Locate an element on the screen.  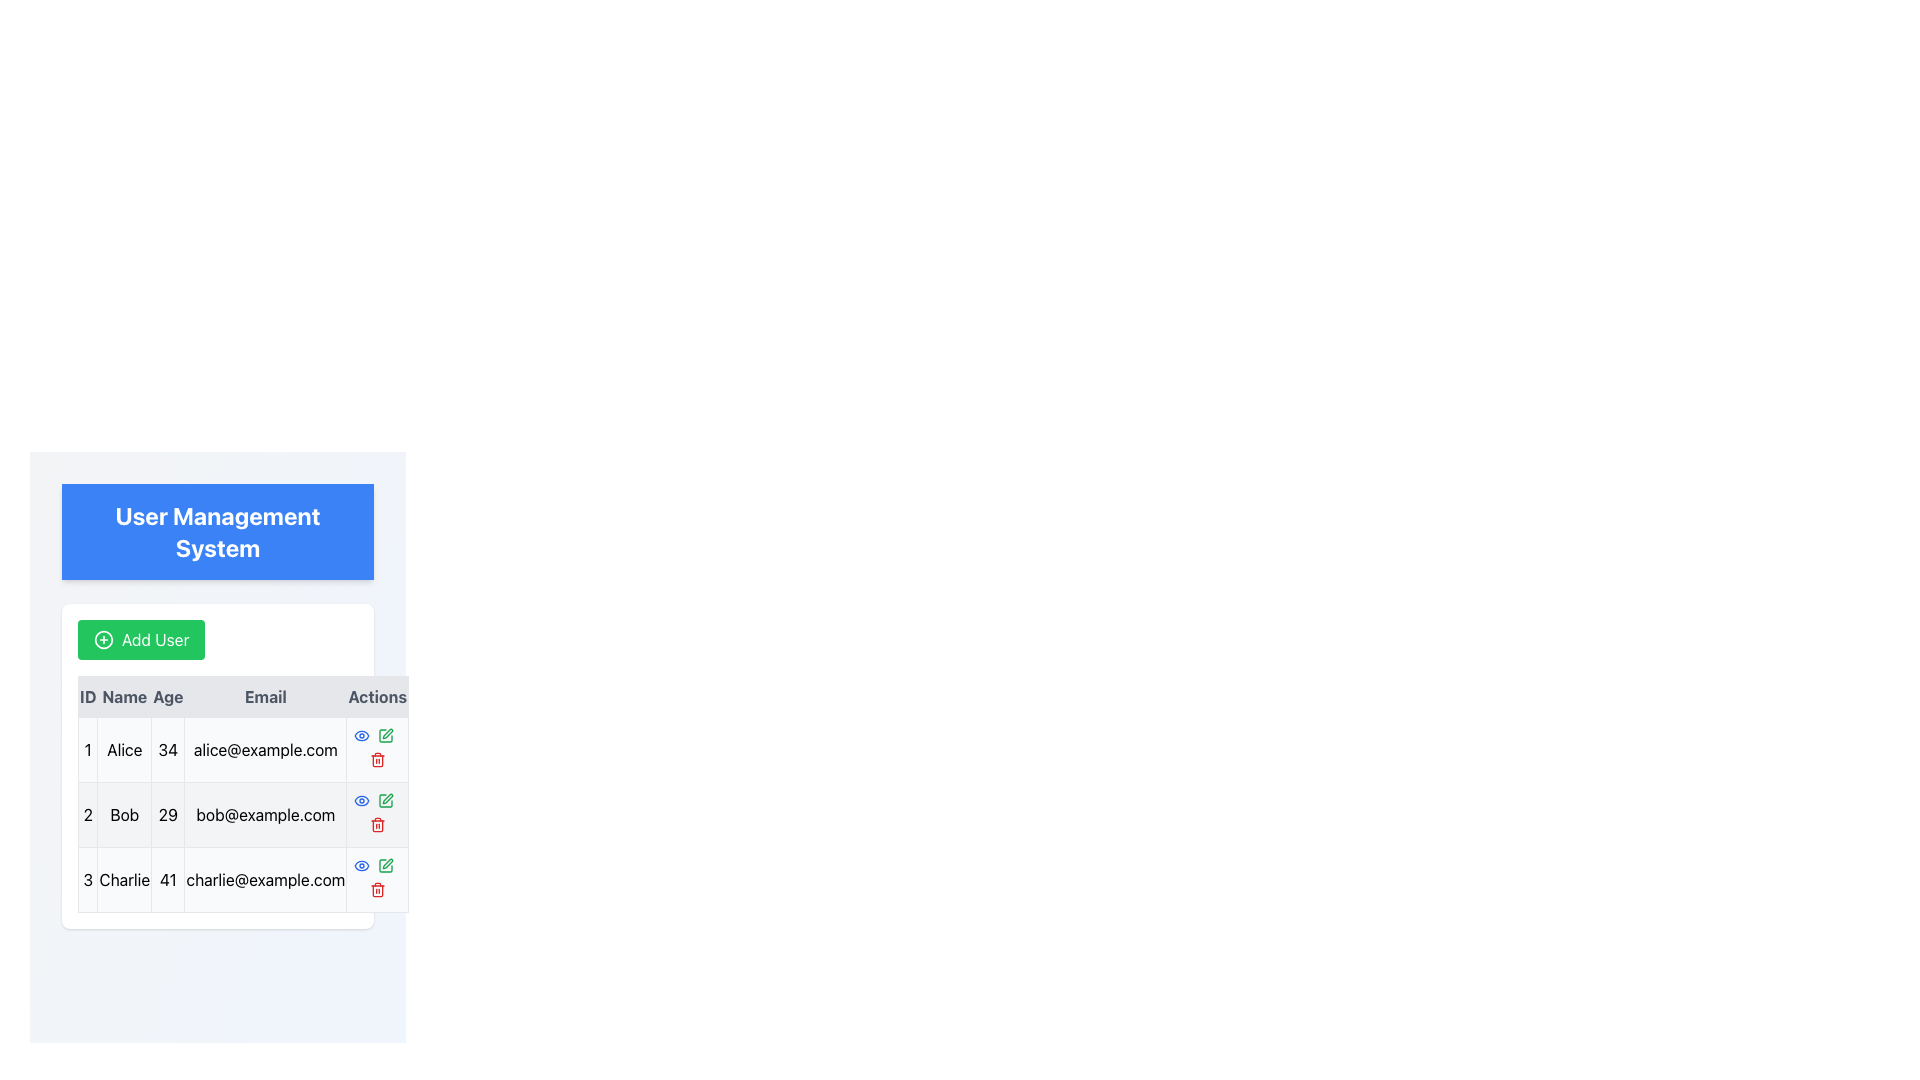
the red trash can icon in the 'Actions' column of the user management system table is located at coordinates (377, 759).